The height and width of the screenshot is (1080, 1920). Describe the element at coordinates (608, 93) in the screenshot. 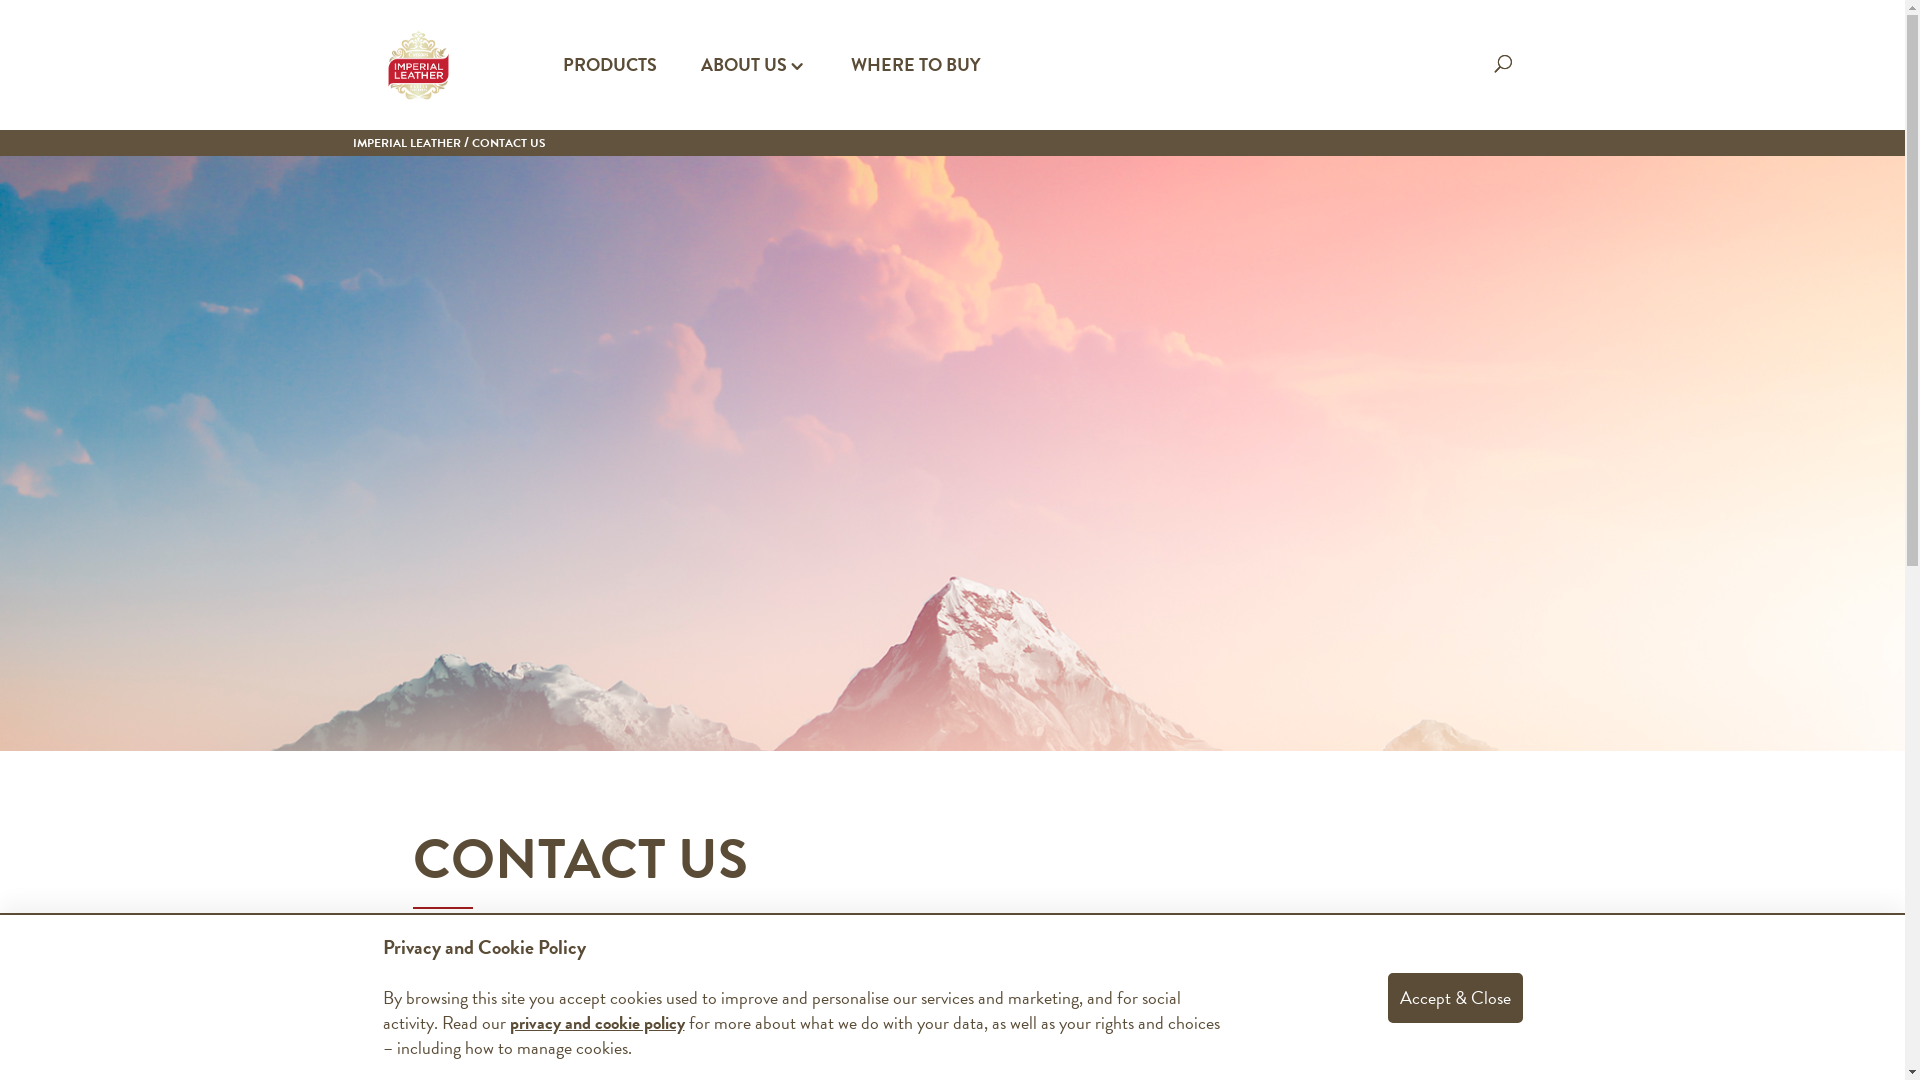

I see `'PRODUCTS'` at that location.